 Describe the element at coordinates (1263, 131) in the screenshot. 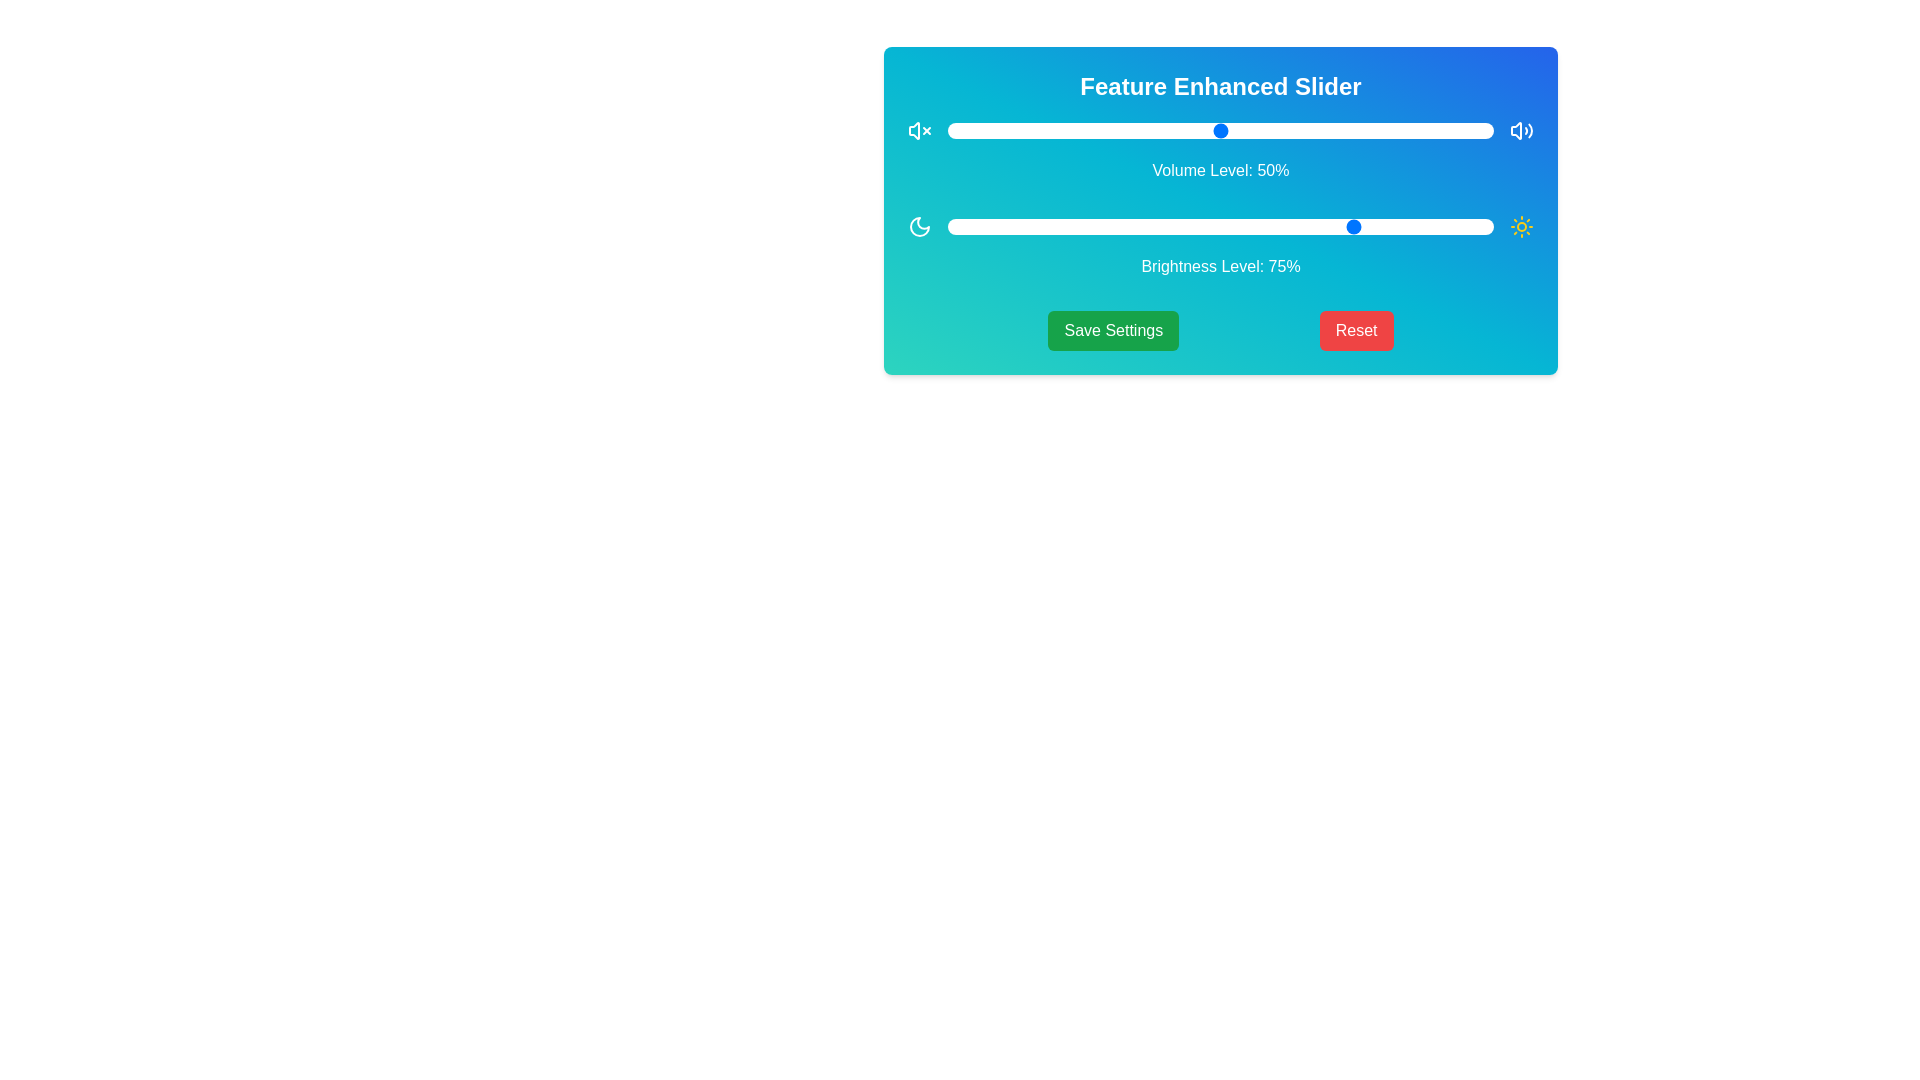

I see `the slider value` at that location.